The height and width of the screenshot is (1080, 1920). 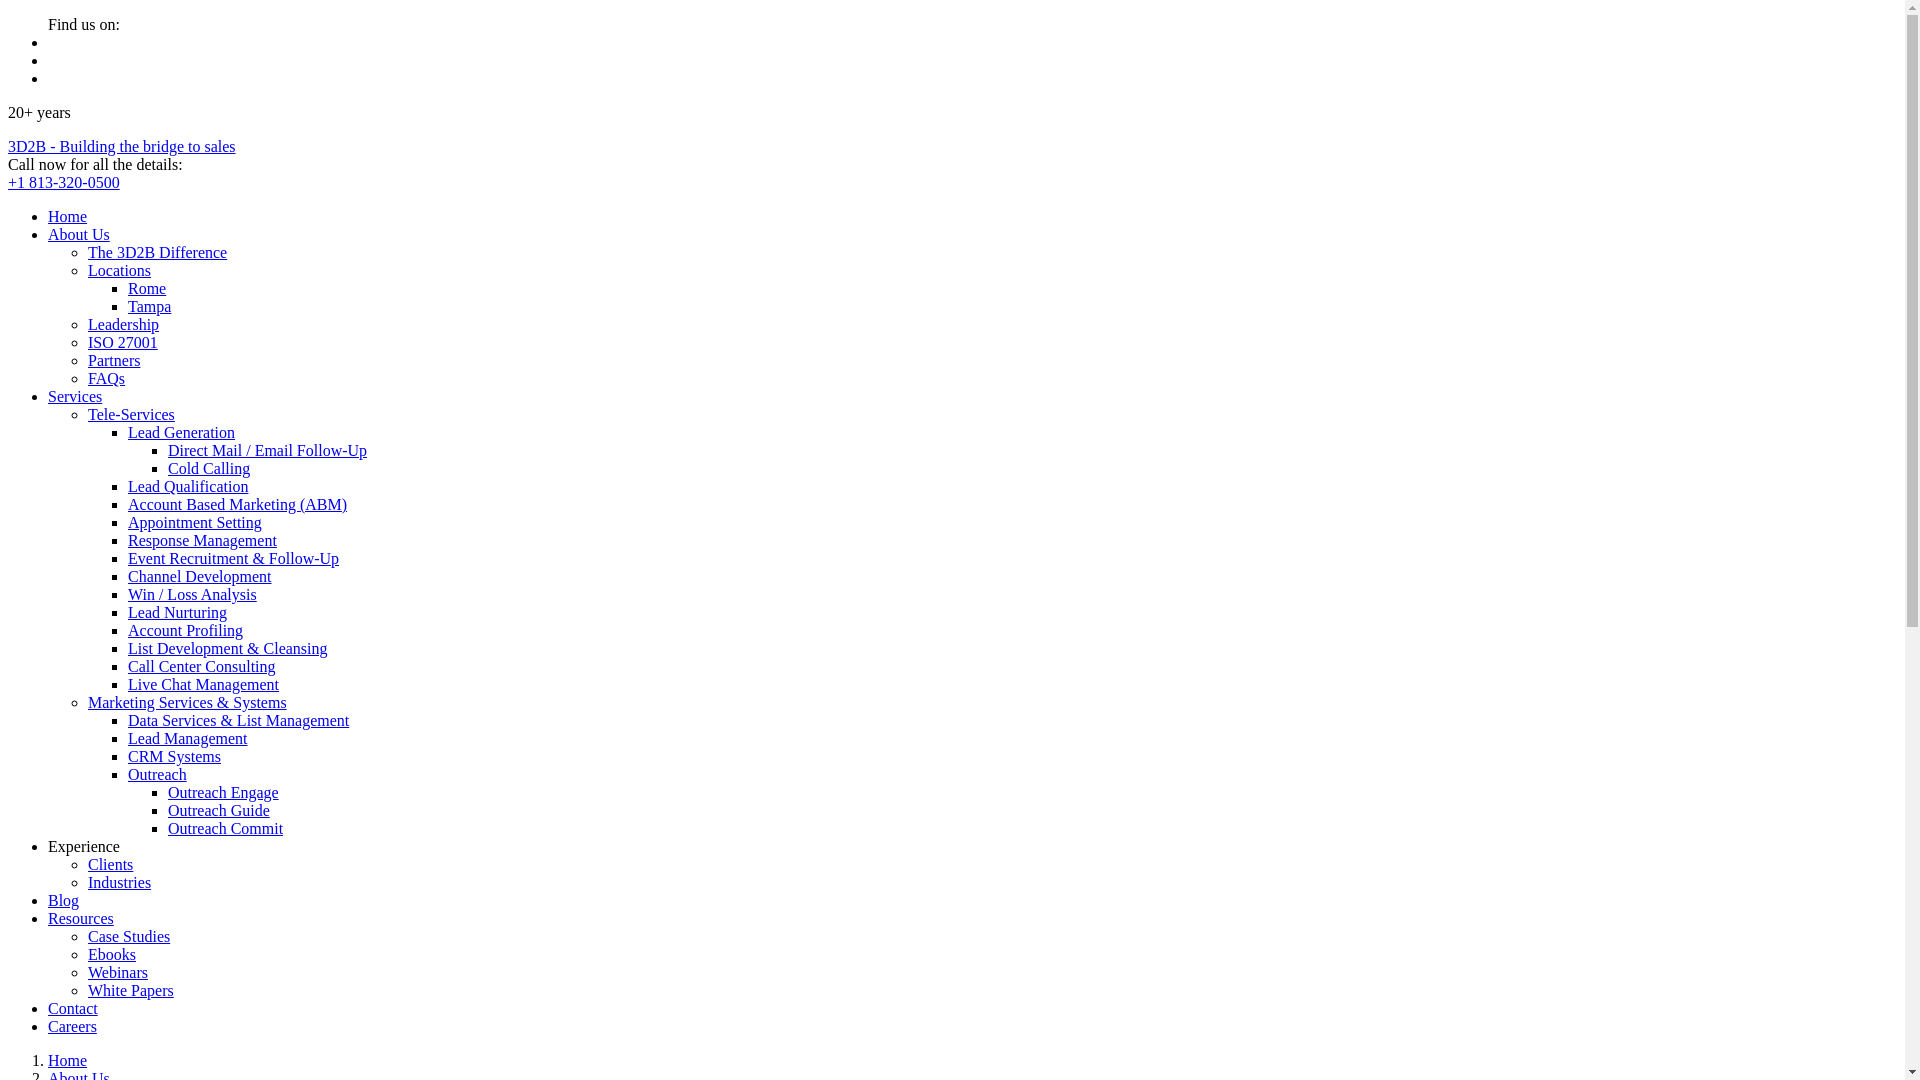 I want to click on 'Outreach Engage', so click(x=223, y=791).